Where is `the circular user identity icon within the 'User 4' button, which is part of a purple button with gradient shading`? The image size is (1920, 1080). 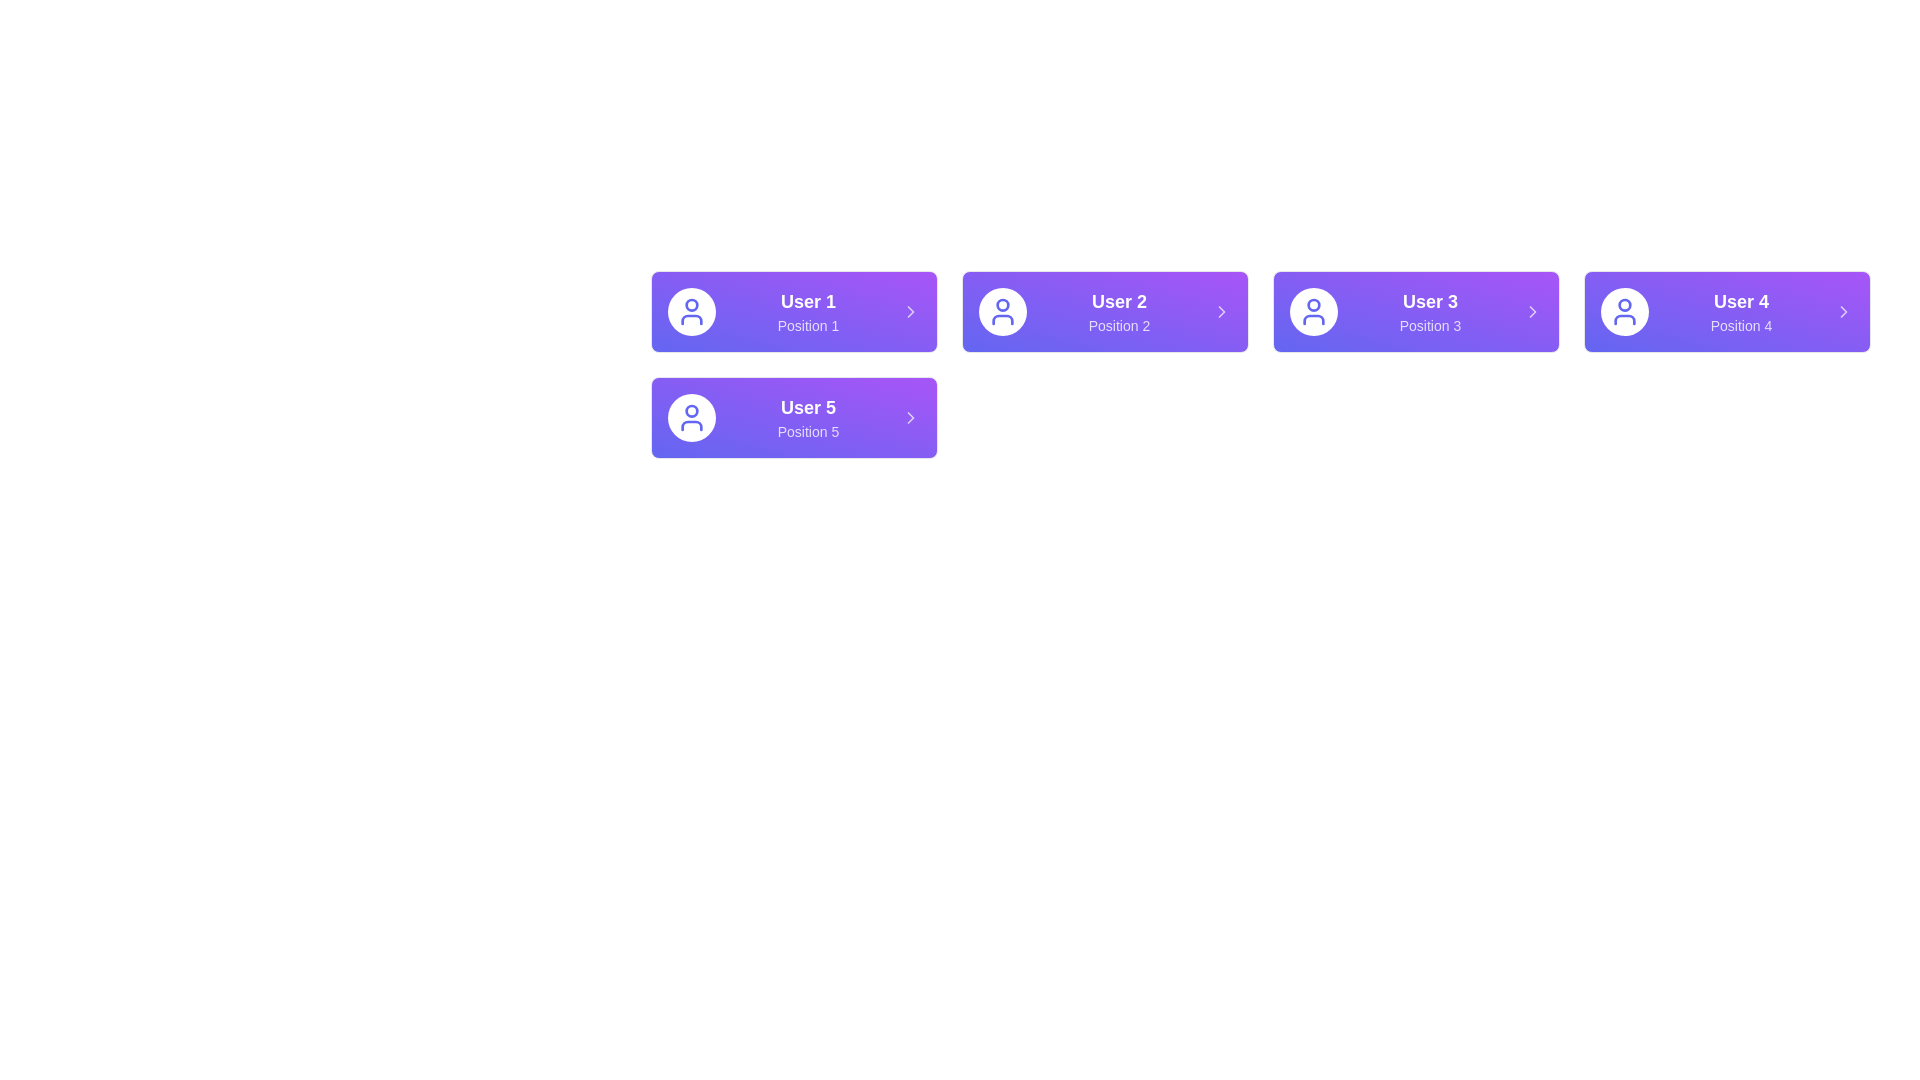 the circular user identity icon within the 'User 4' button, which is part of a purple button with gradient shading is located at coordinates (1625, 304).